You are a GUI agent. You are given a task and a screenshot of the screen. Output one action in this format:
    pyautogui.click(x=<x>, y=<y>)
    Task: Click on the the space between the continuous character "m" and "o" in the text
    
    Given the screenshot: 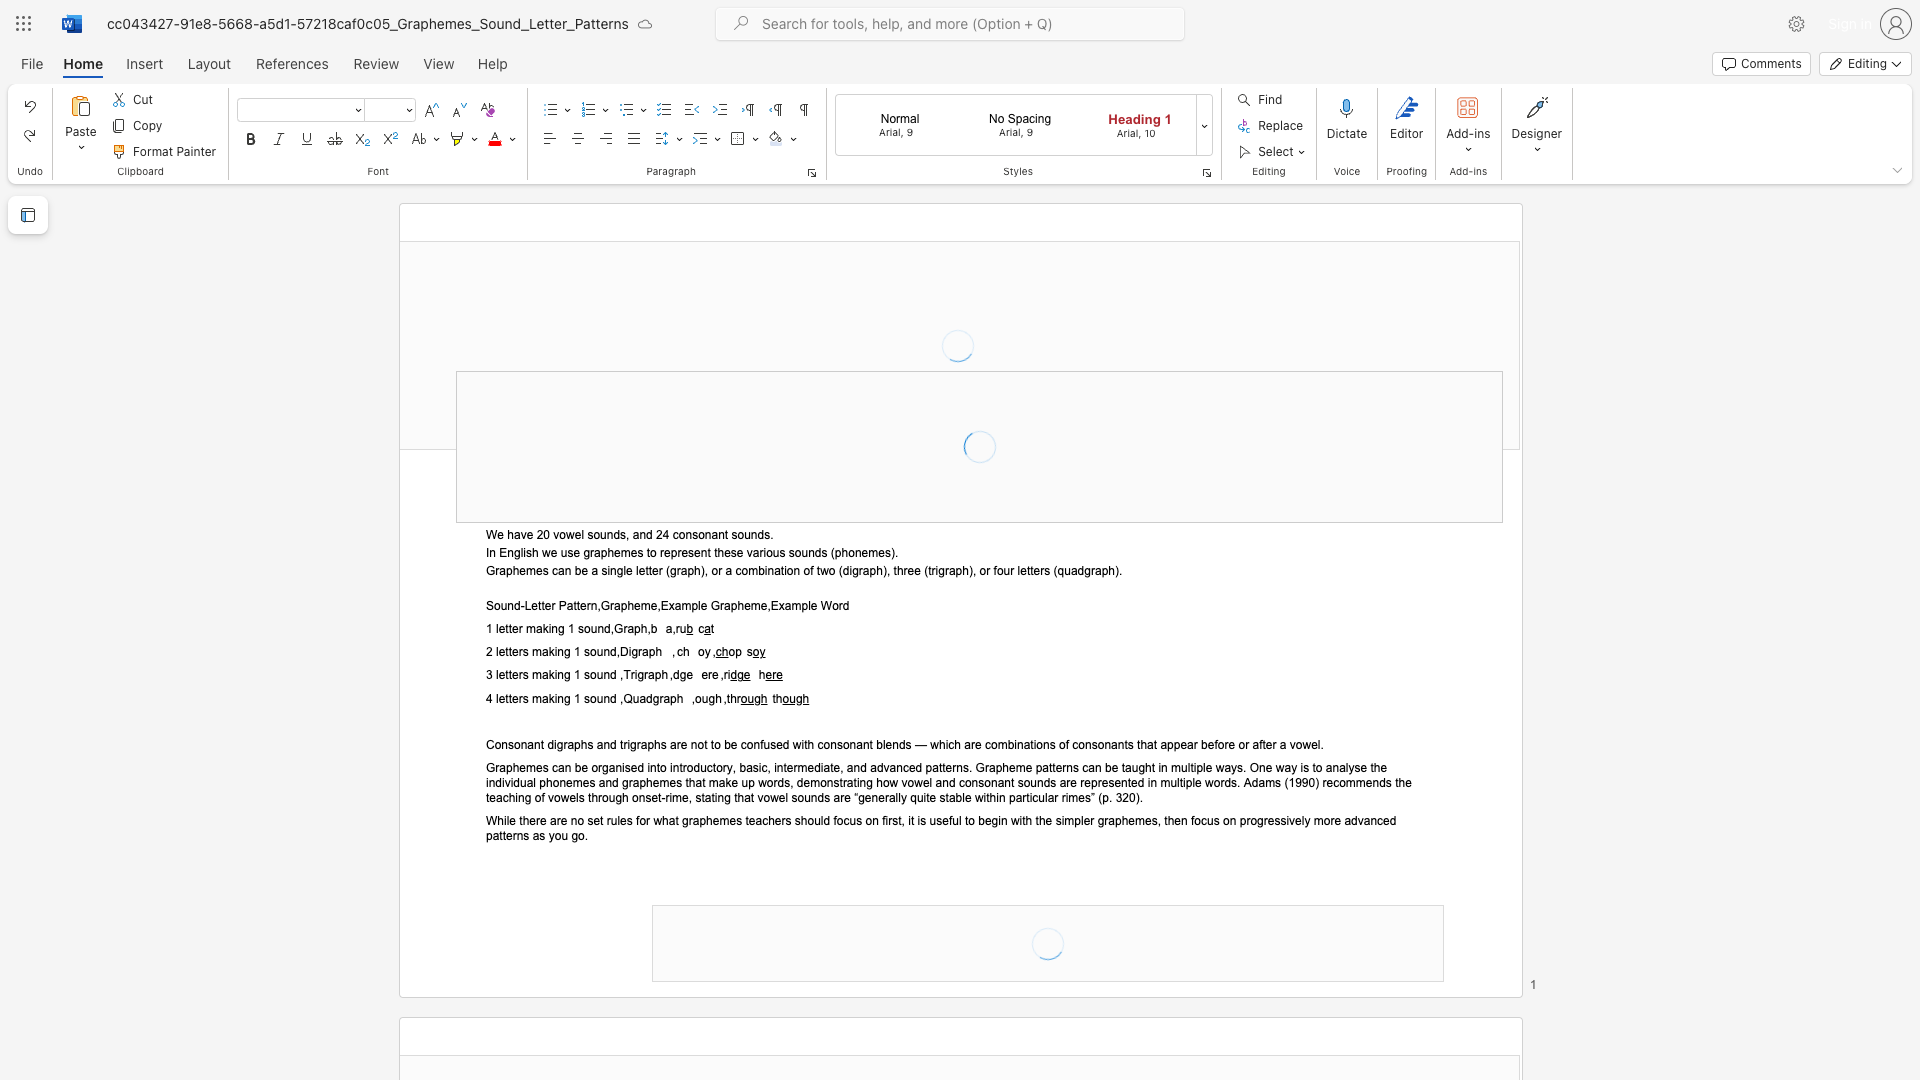 What is the action you would take?
    pyautogui.click(x=1322, y=821)
    